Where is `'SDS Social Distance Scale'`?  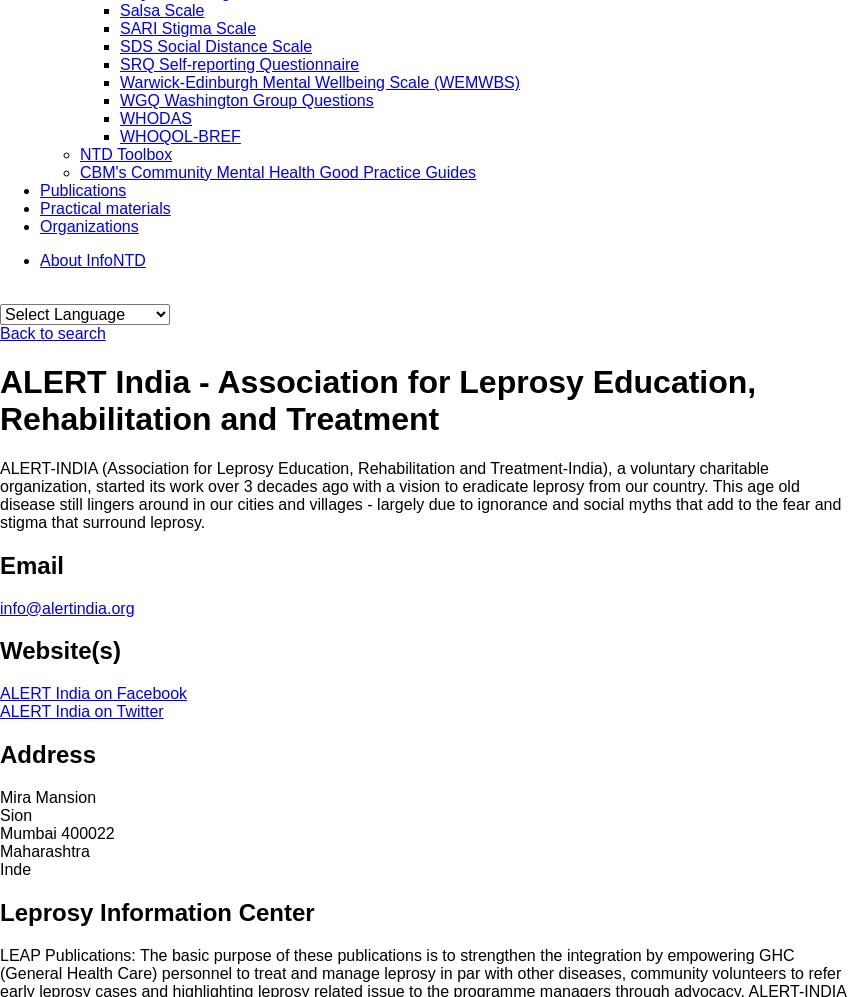
'SDS Social Distance Scale' is located at coordinates (215, 45).